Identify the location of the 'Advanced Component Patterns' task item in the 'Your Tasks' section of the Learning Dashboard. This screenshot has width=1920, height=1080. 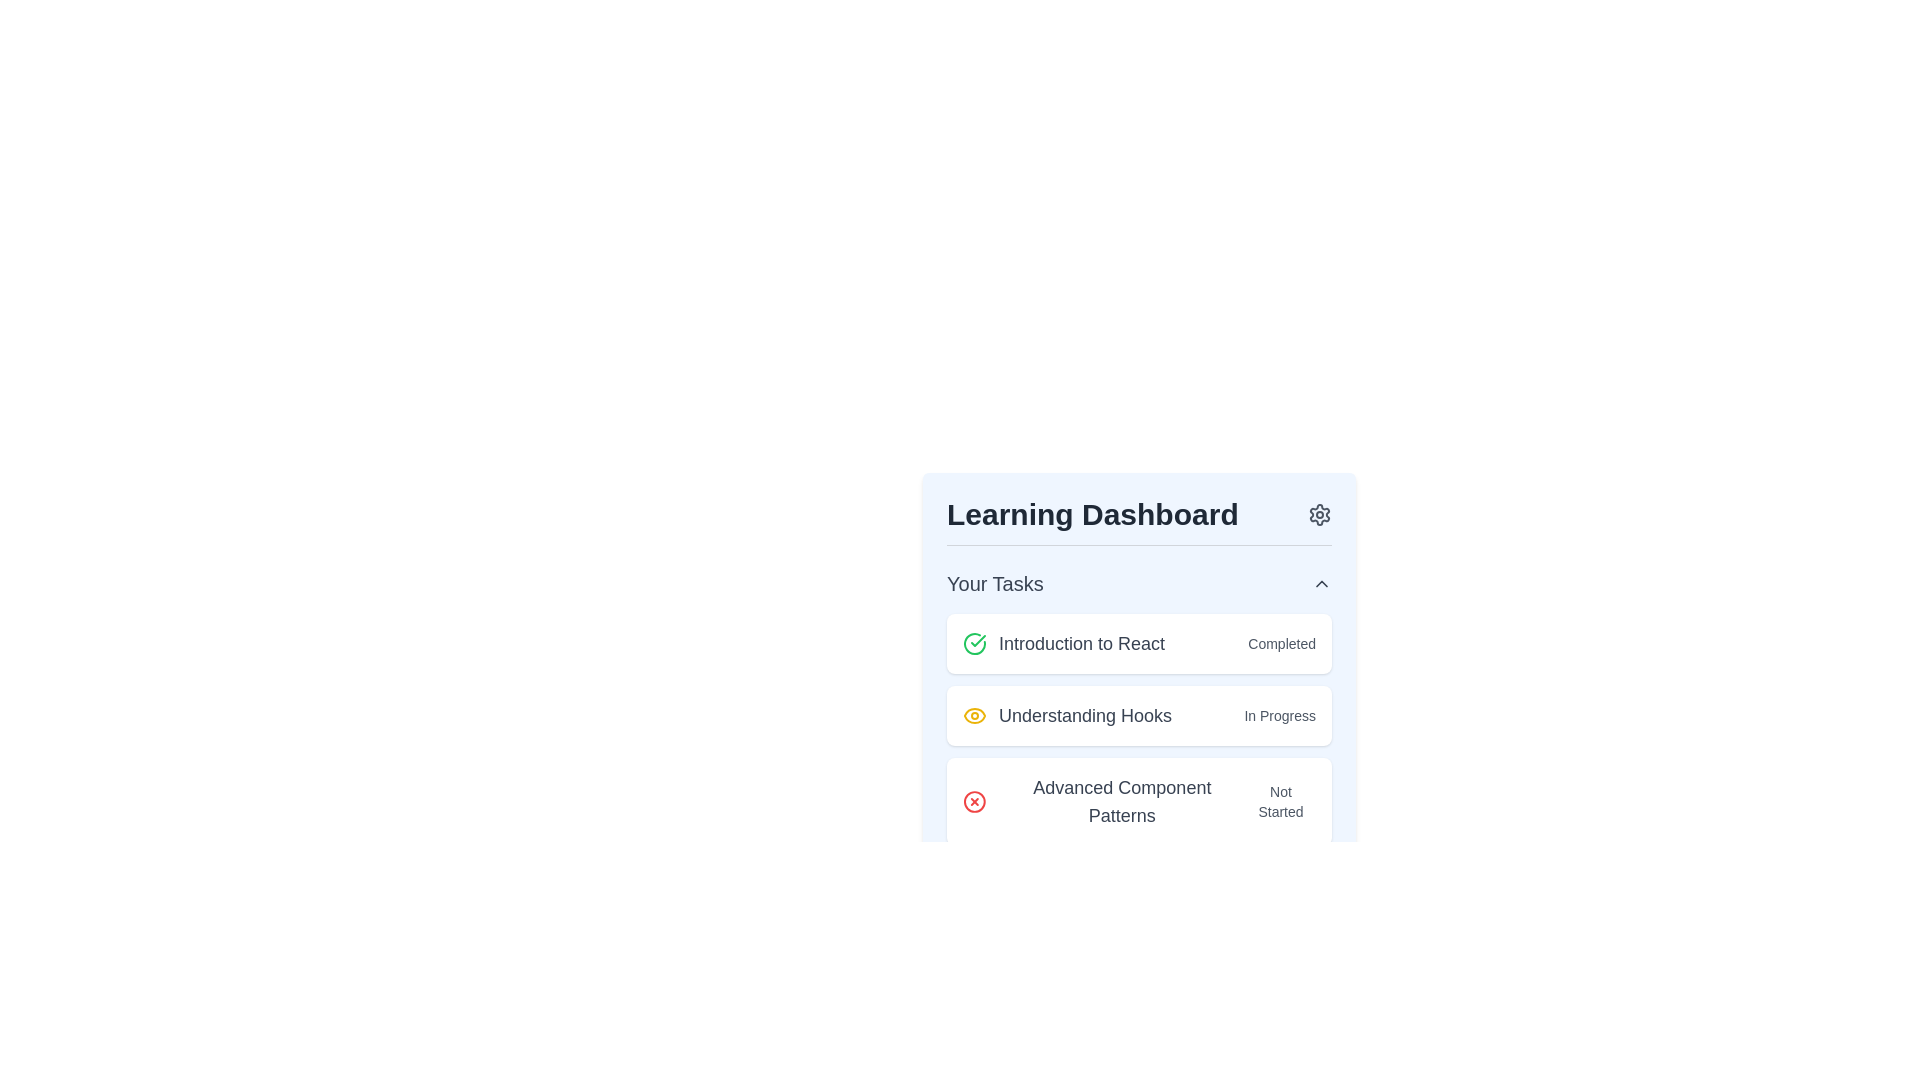
(1103, 801).